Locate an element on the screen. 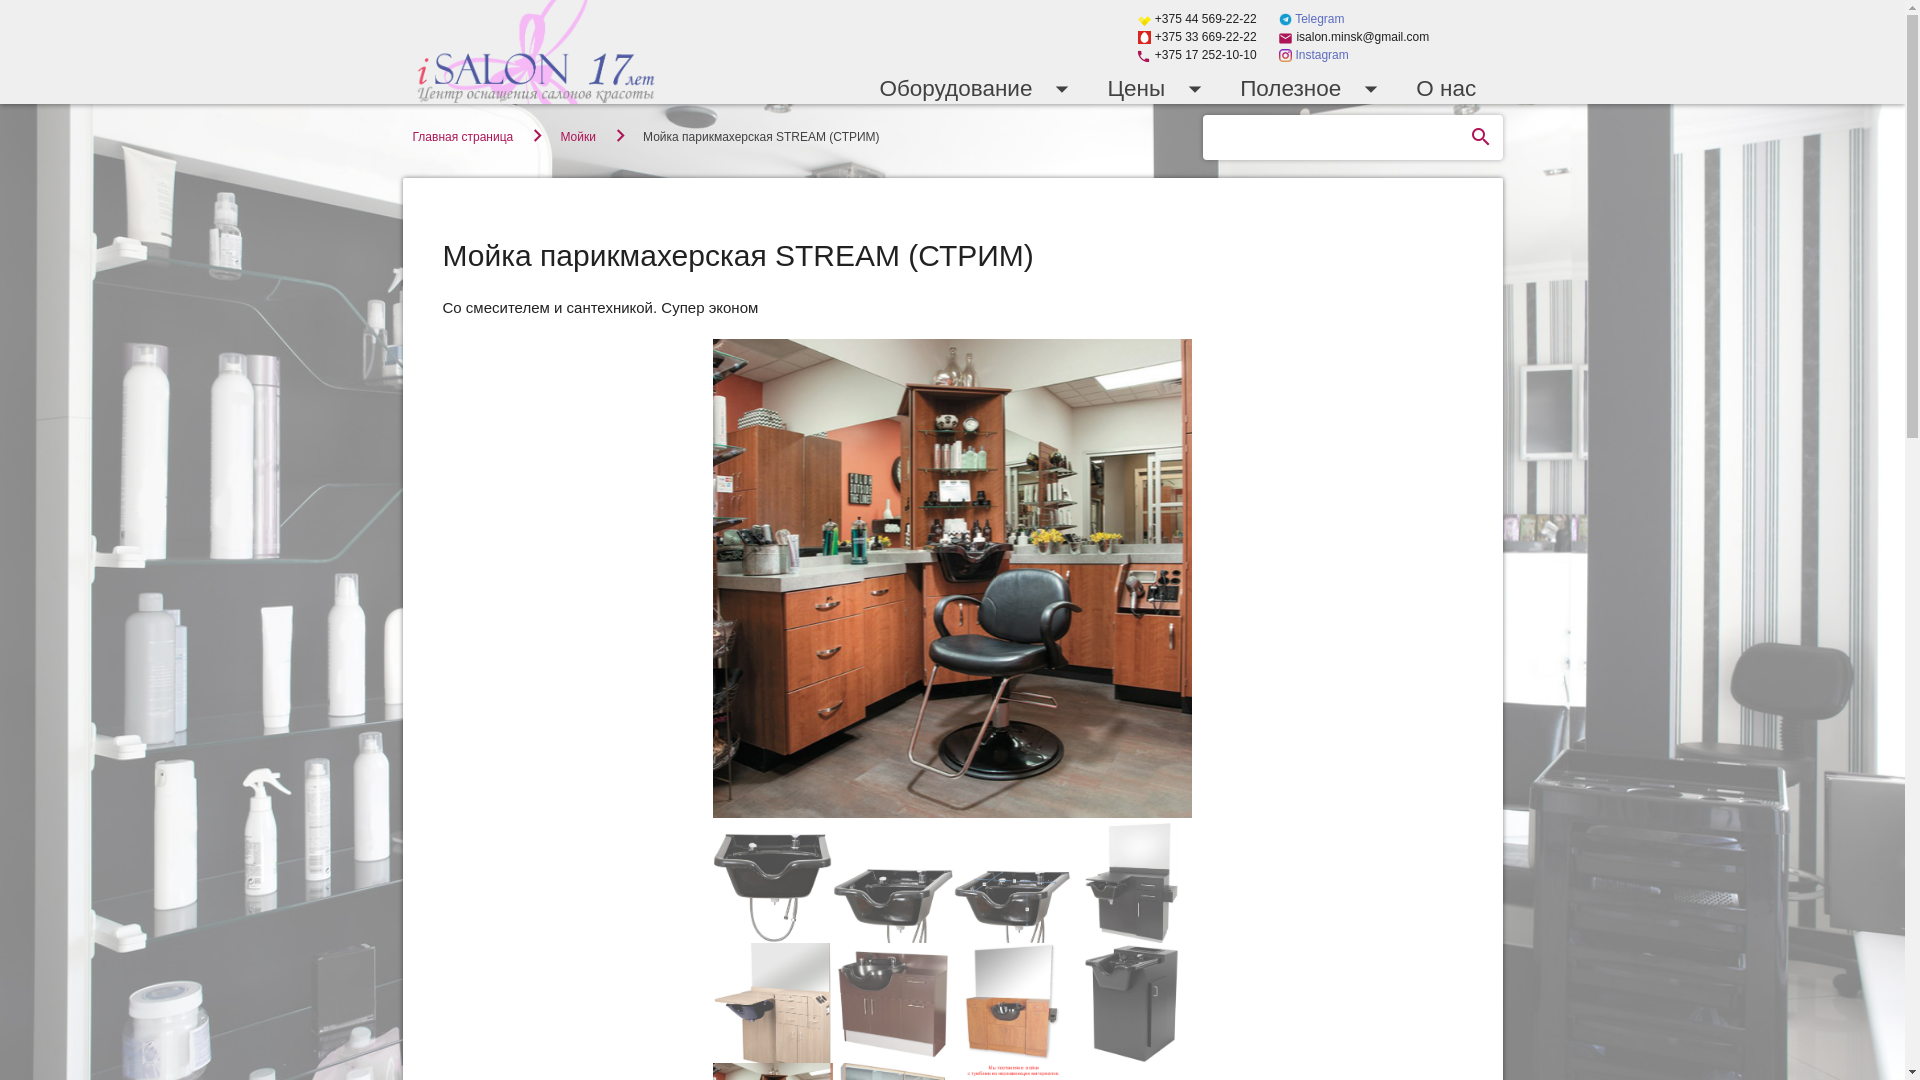 Image resolution: width=1920 pixels, height=1080 pixels. 'Telegram' is located at coordinates (1311, 19).